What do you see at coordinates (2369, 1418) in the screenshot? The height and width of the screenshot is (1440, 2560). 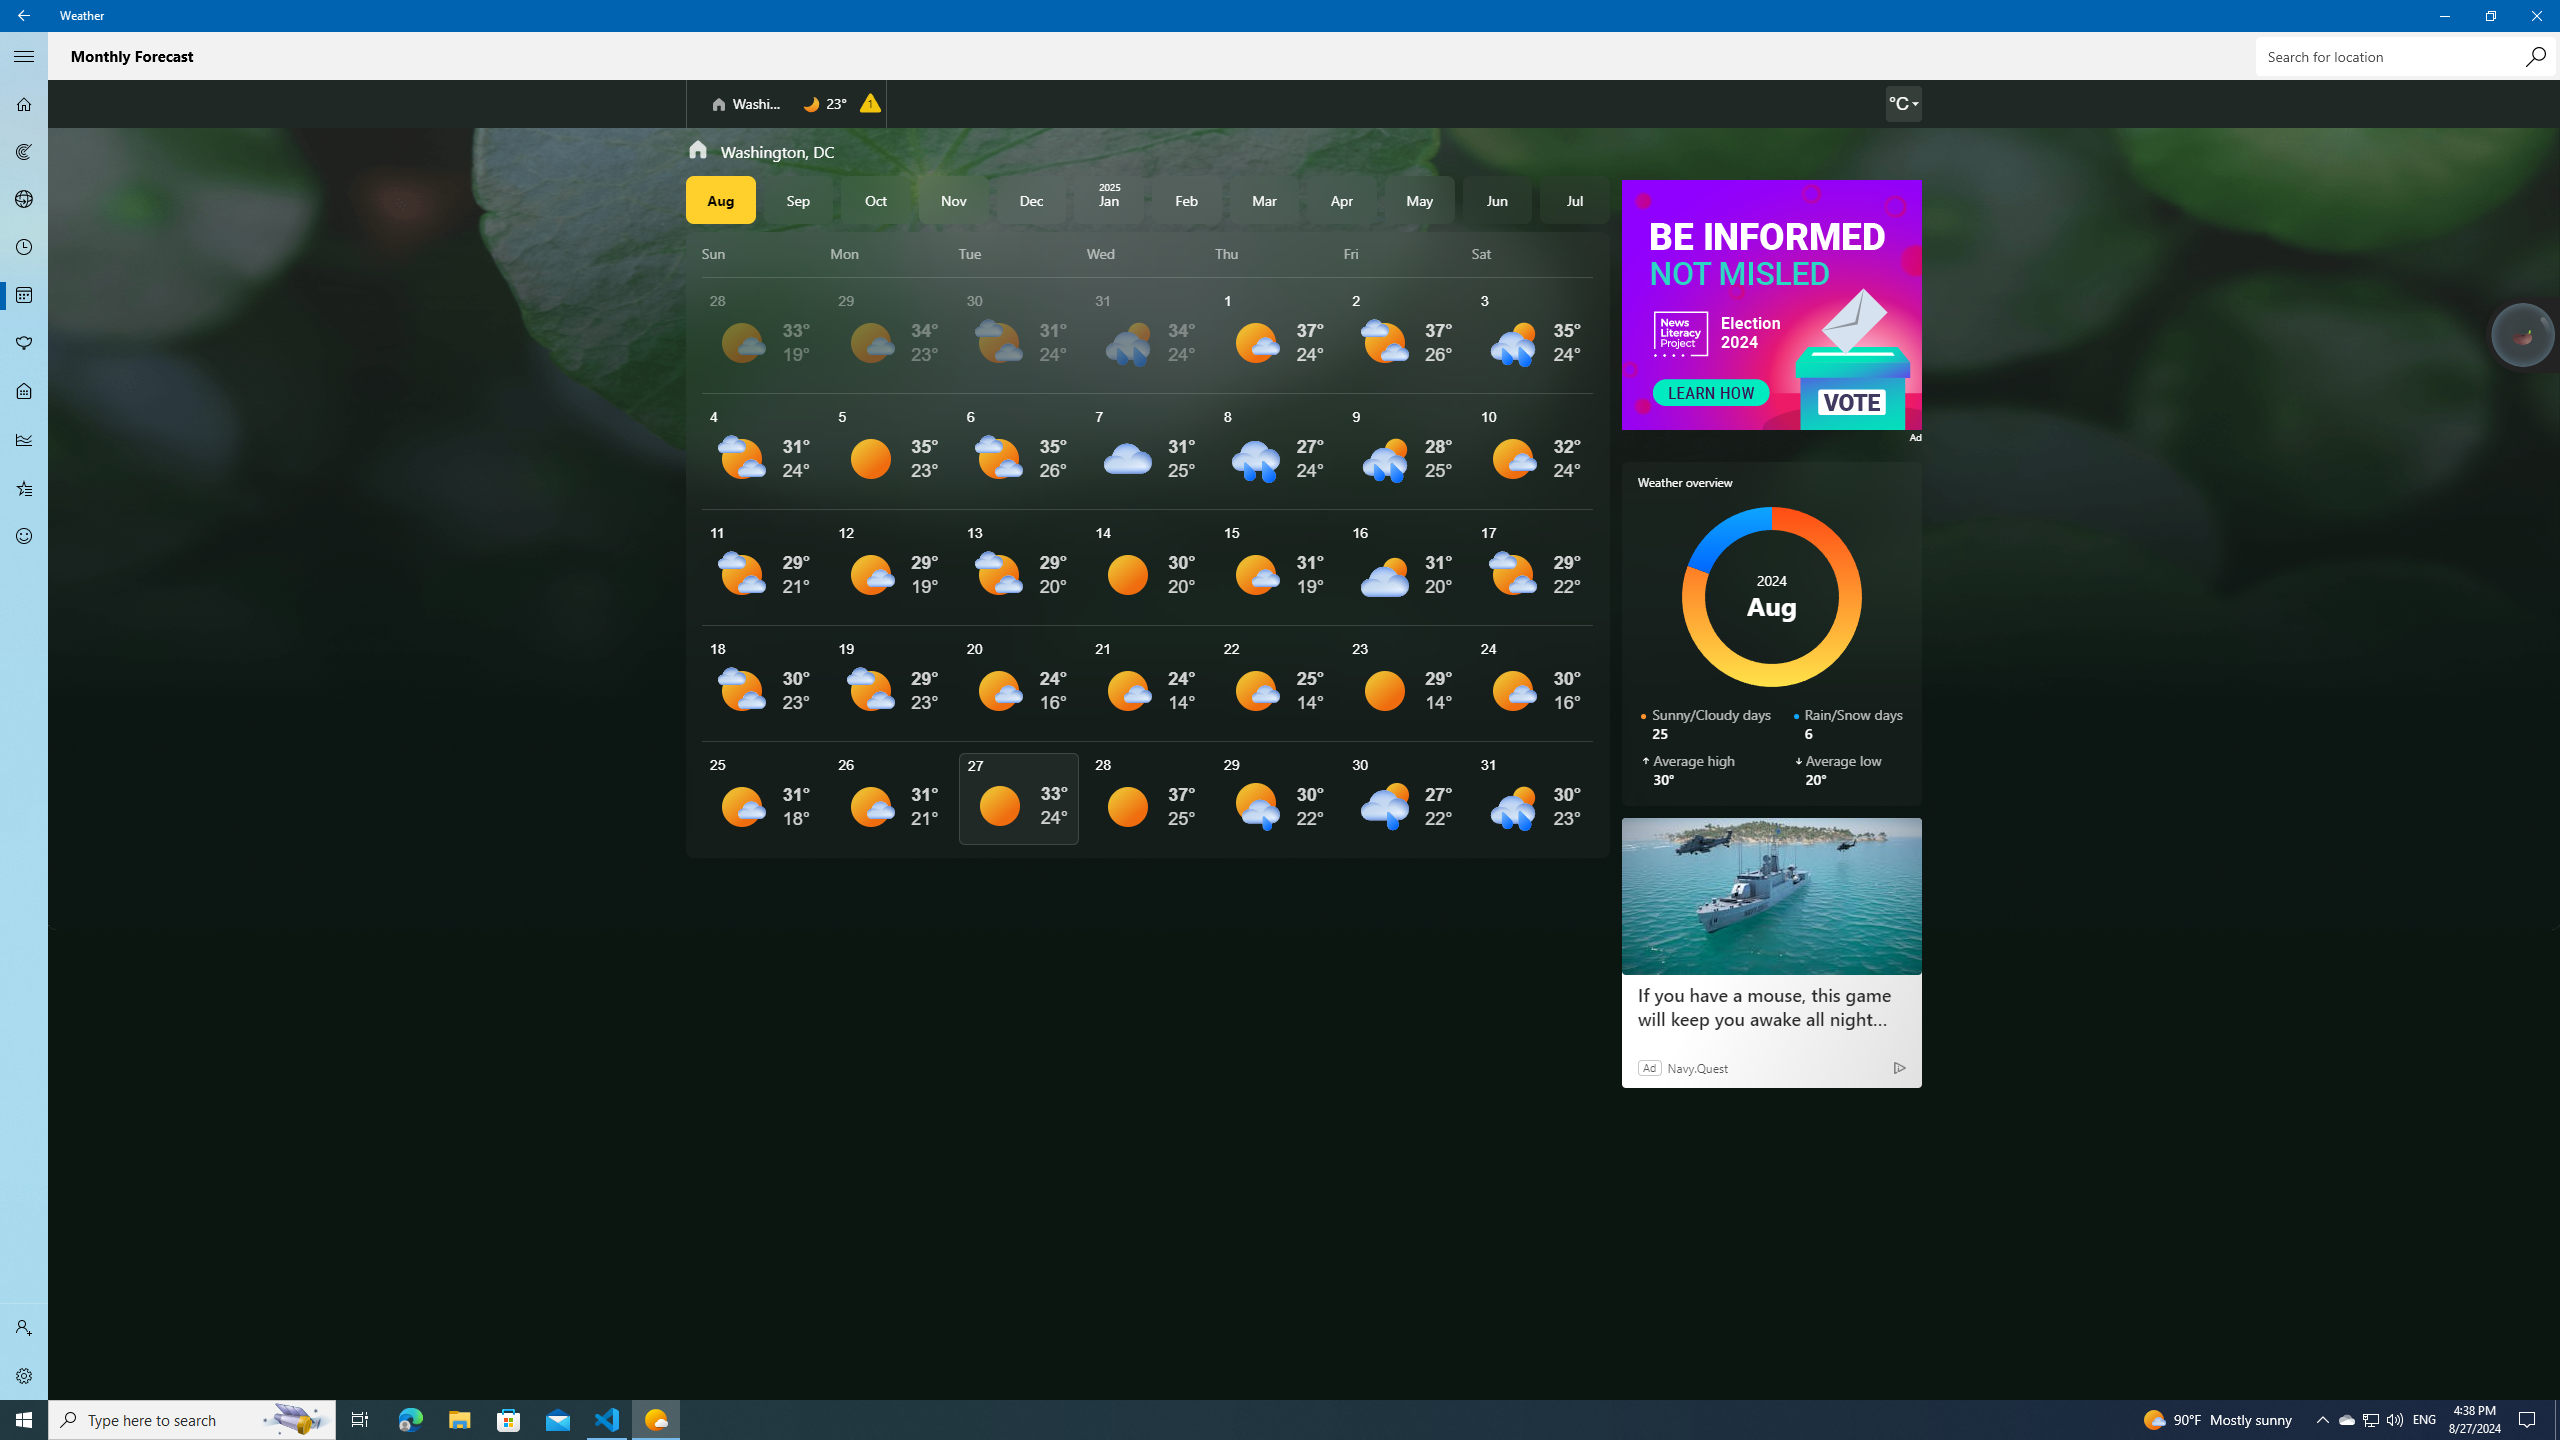 I see `'User Promoted Notification Area'` at bounding box center [2369, 1418].